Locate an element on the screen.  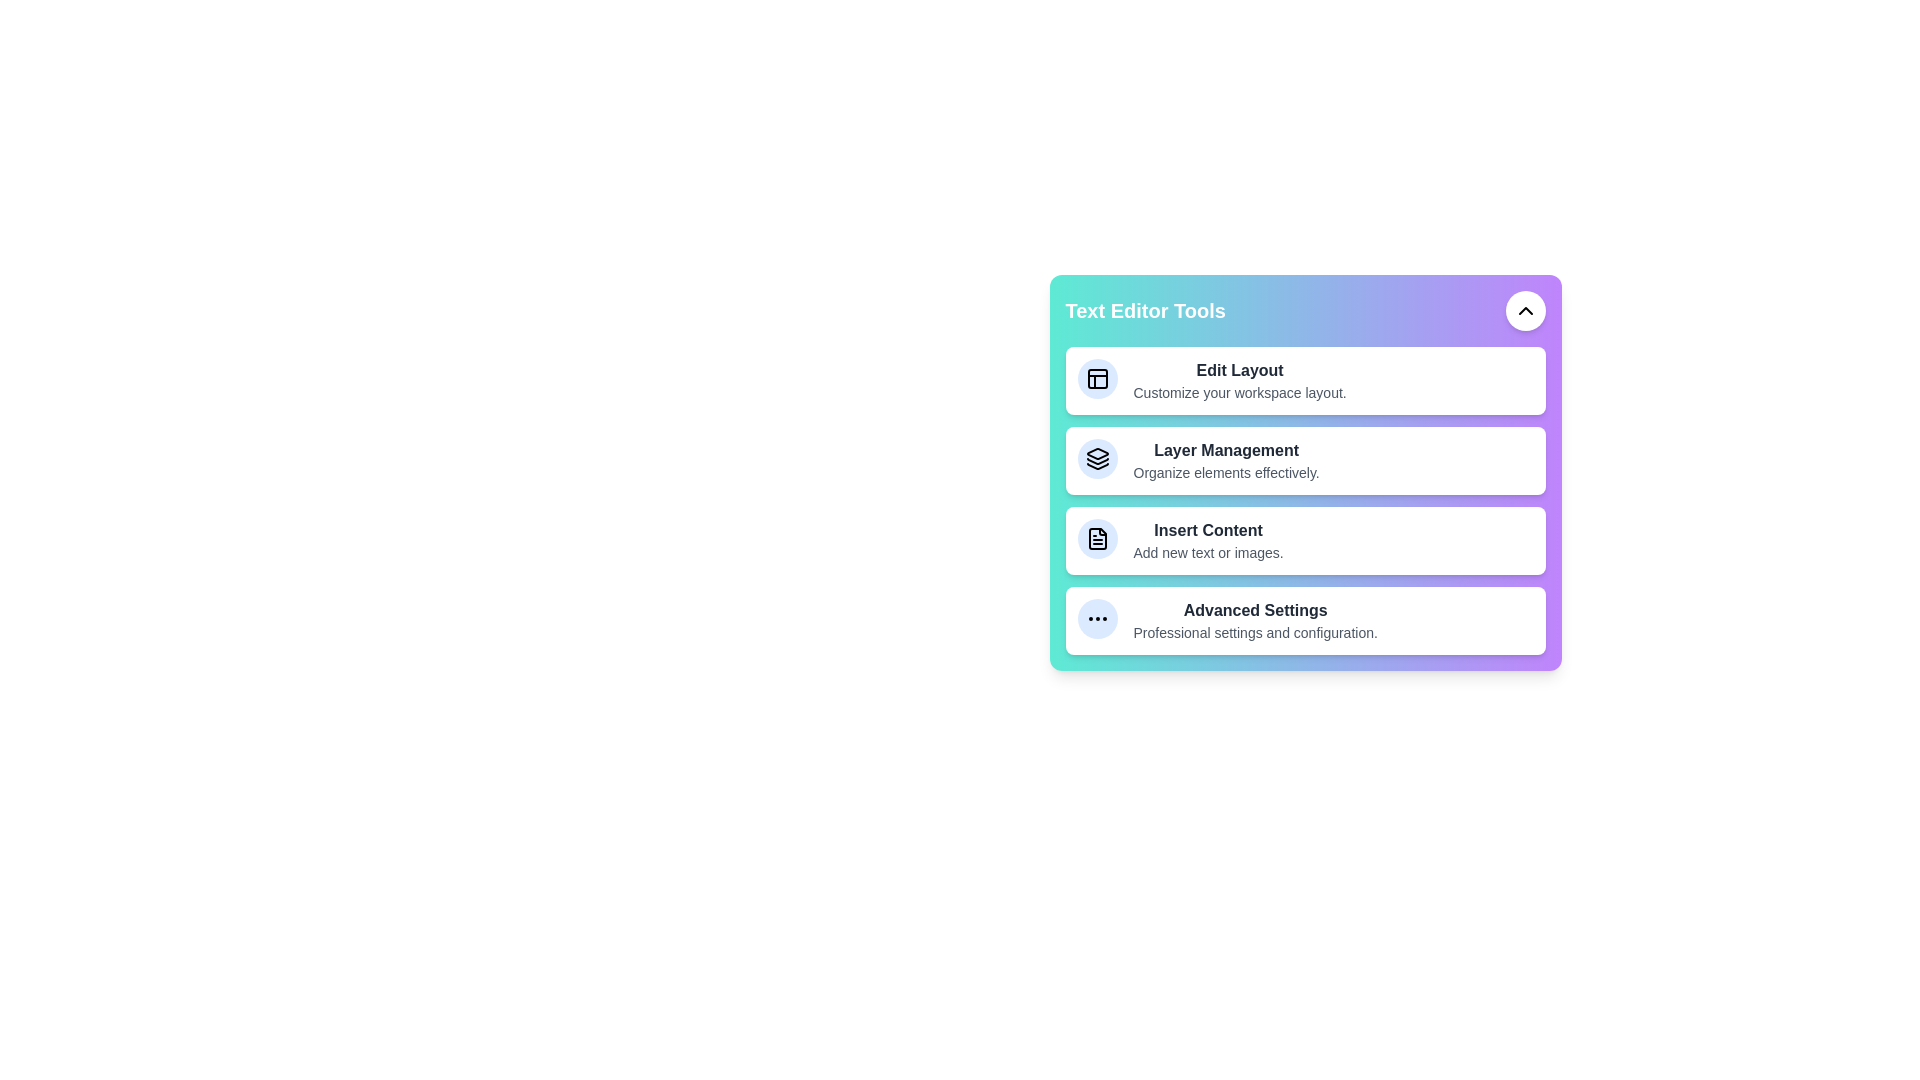
the tool icon corresponding to Layer Management is located at coordinates (1096, 459).